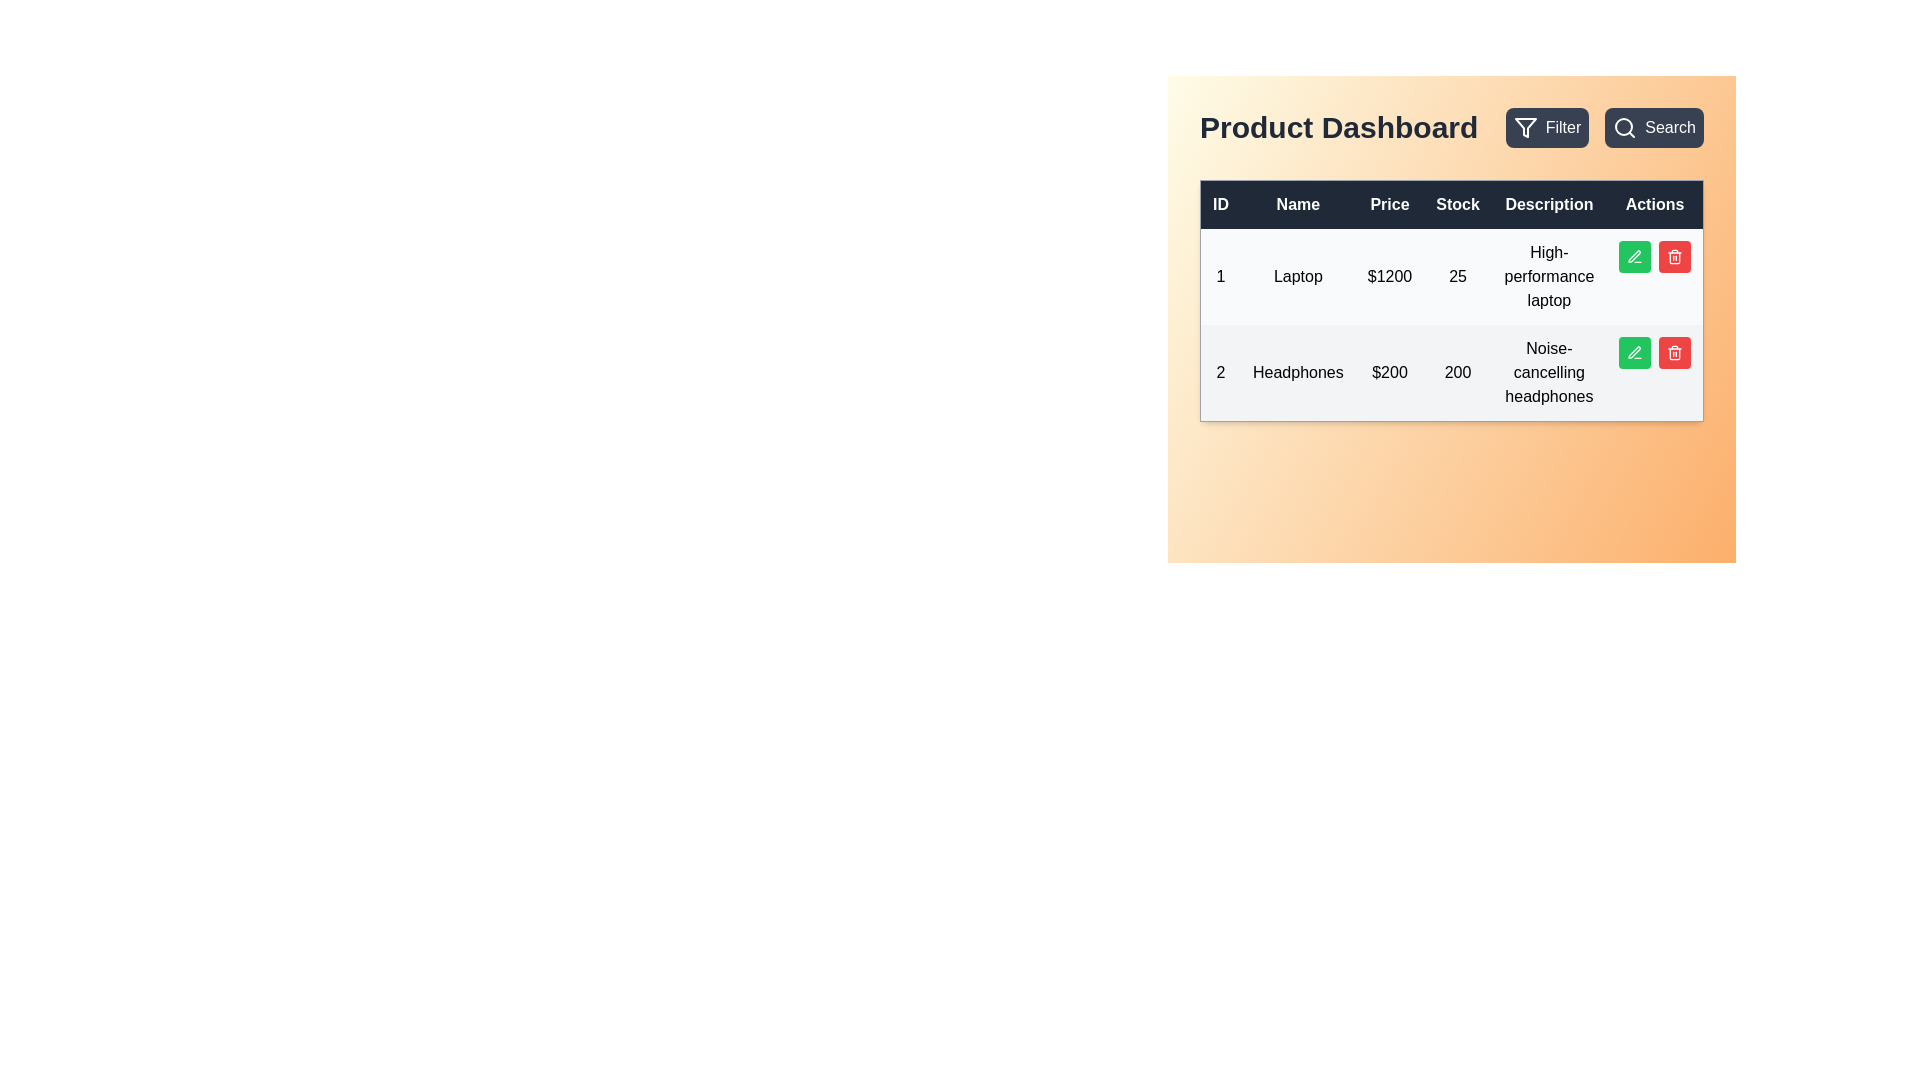 This screenshot has width=1920, height=1080. What do you see at coordinates (1389, 204) in the screenshot?
I see `the 'Price' label in the table header to sort the column` at bounding box center [1389, 204].